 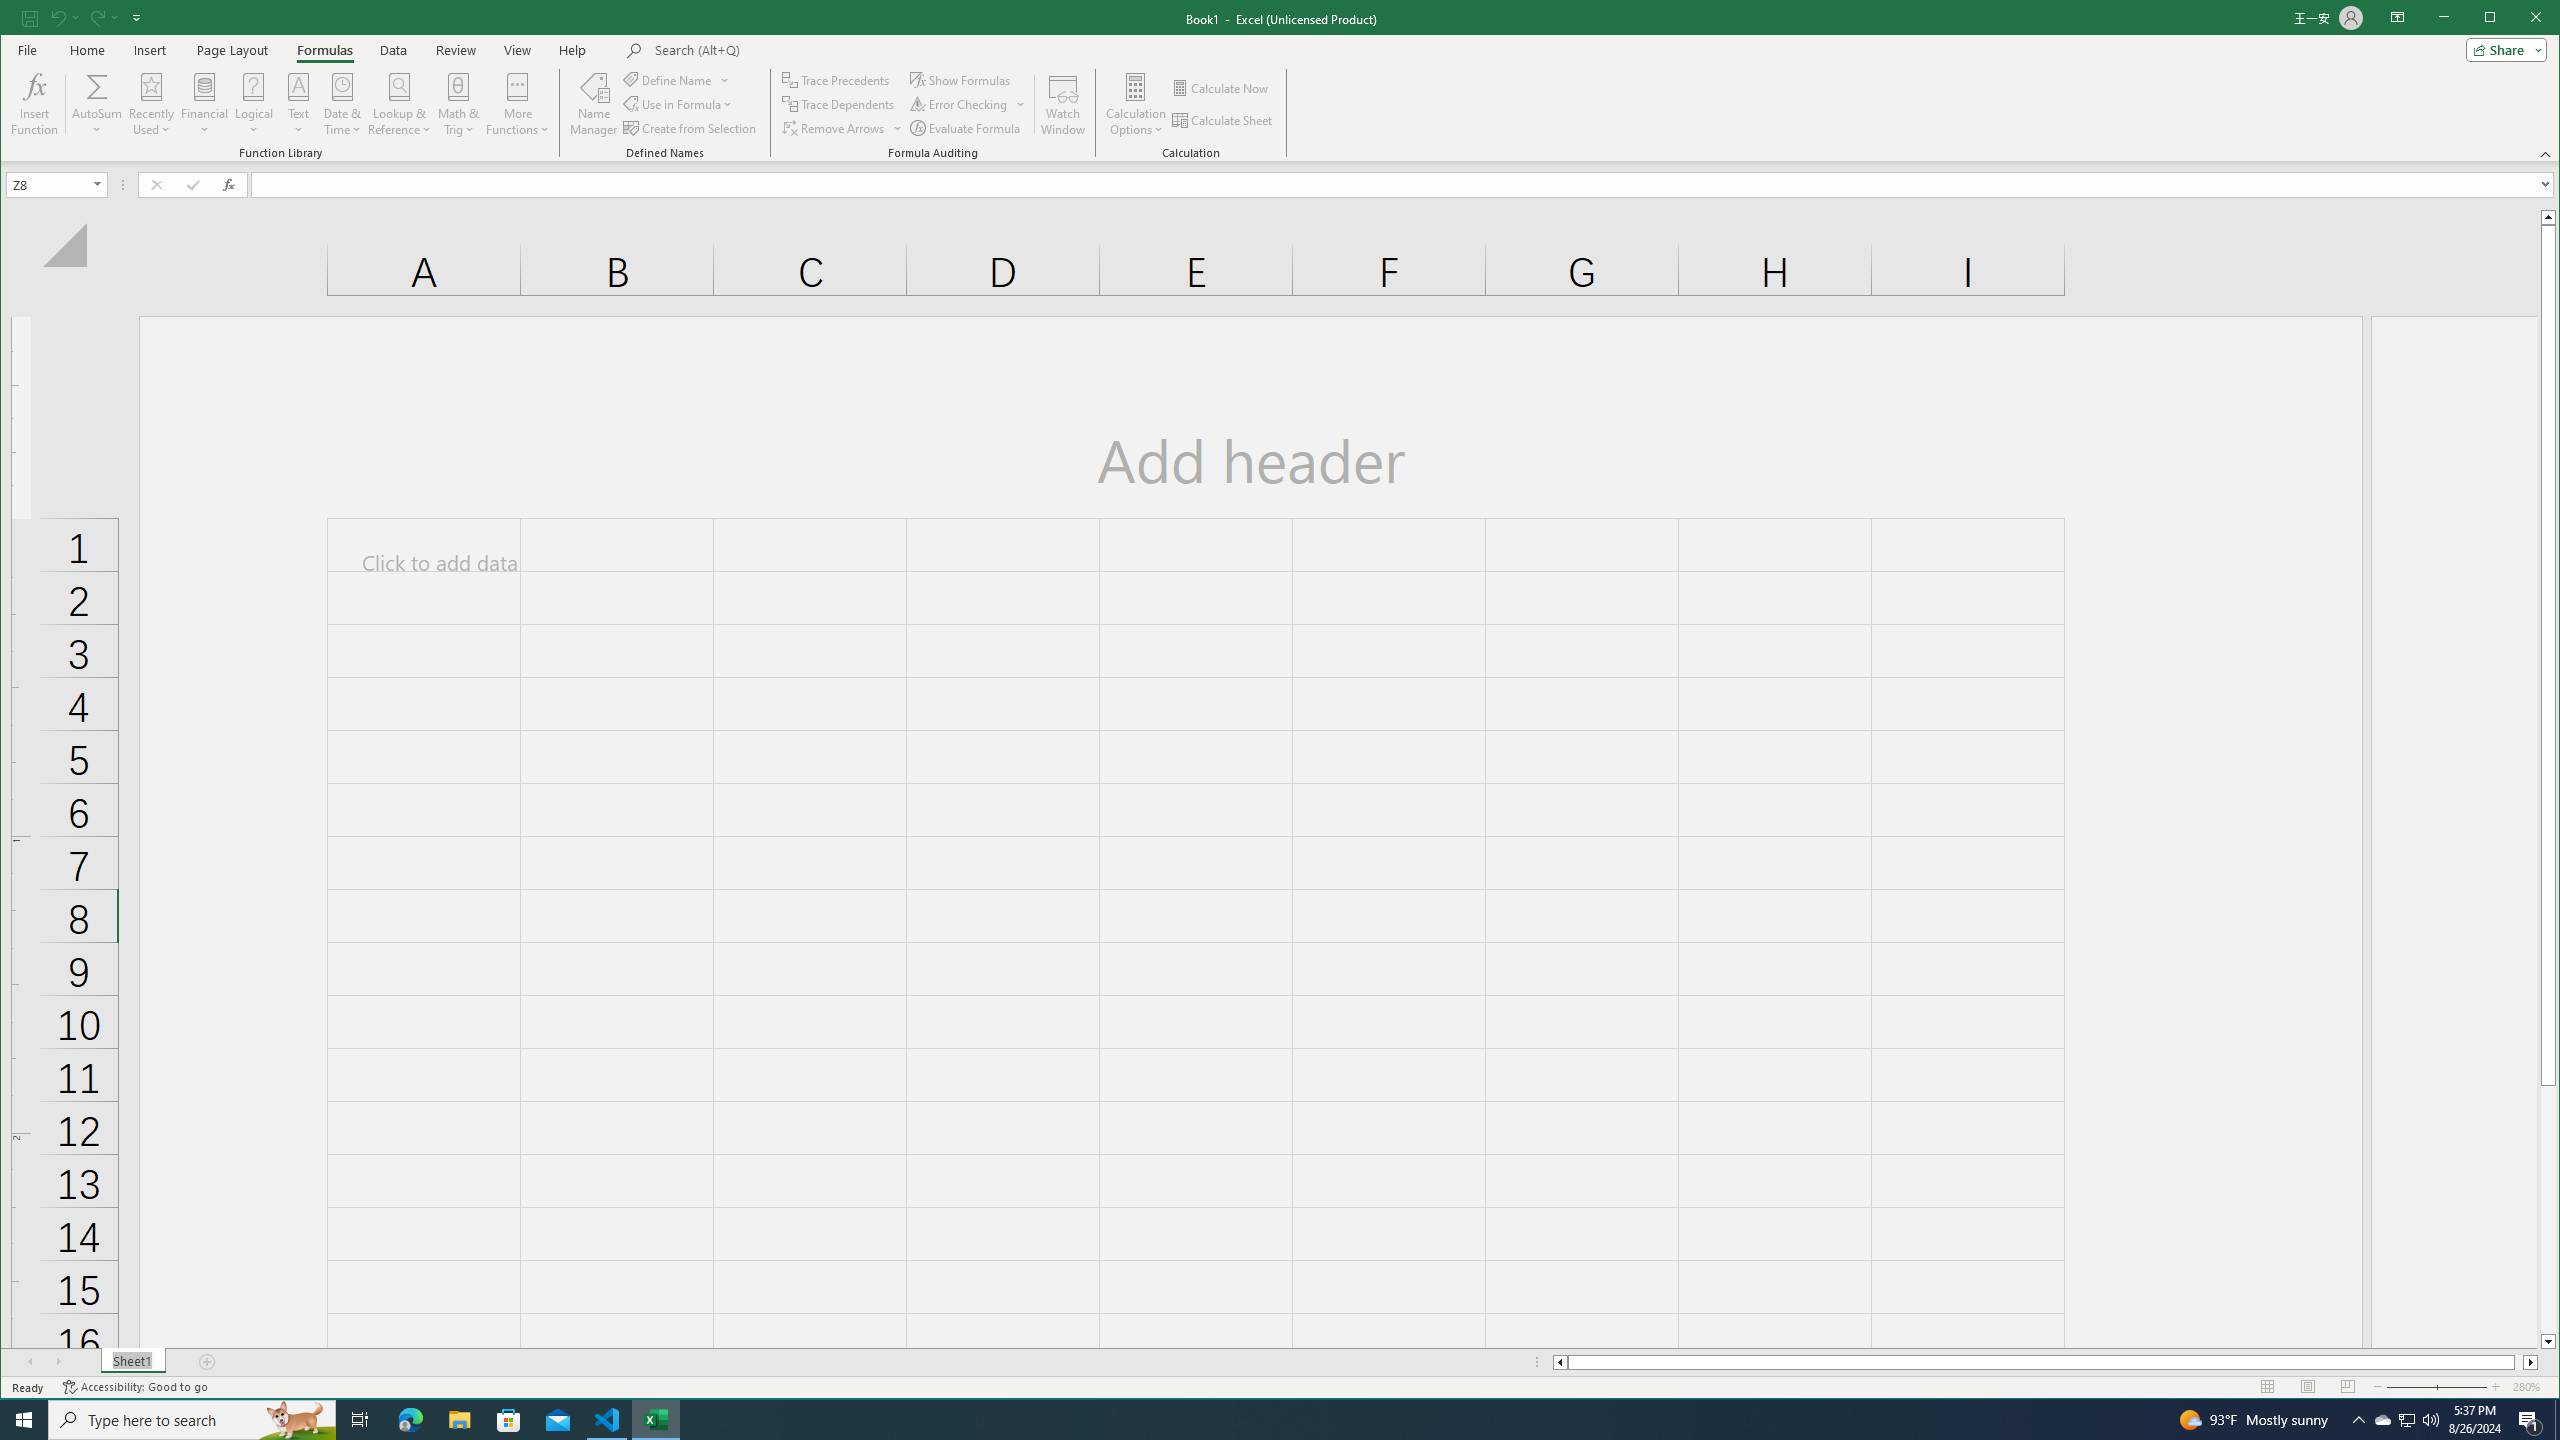 I want to click on 'User Promoted Notification Area', so click(x=2405, y=1418).